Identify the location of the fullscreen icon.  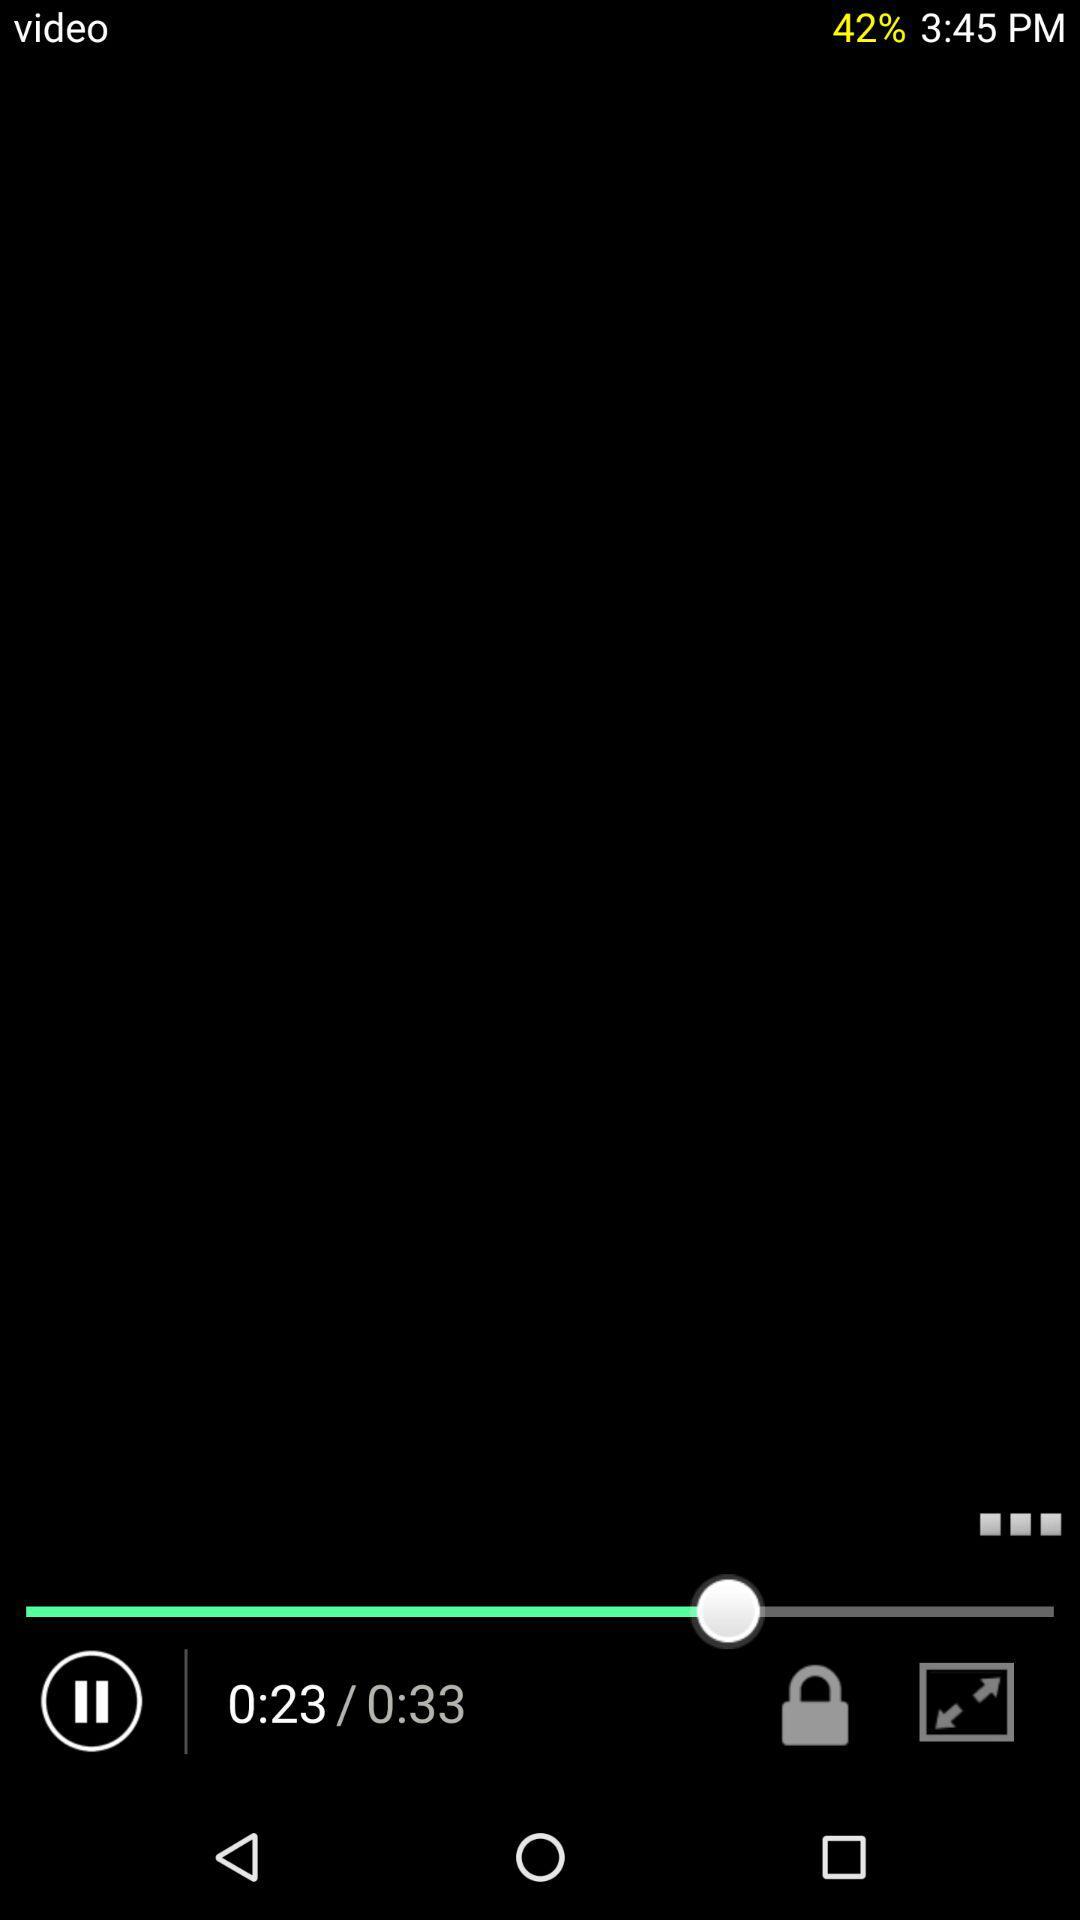
(965, 1821).